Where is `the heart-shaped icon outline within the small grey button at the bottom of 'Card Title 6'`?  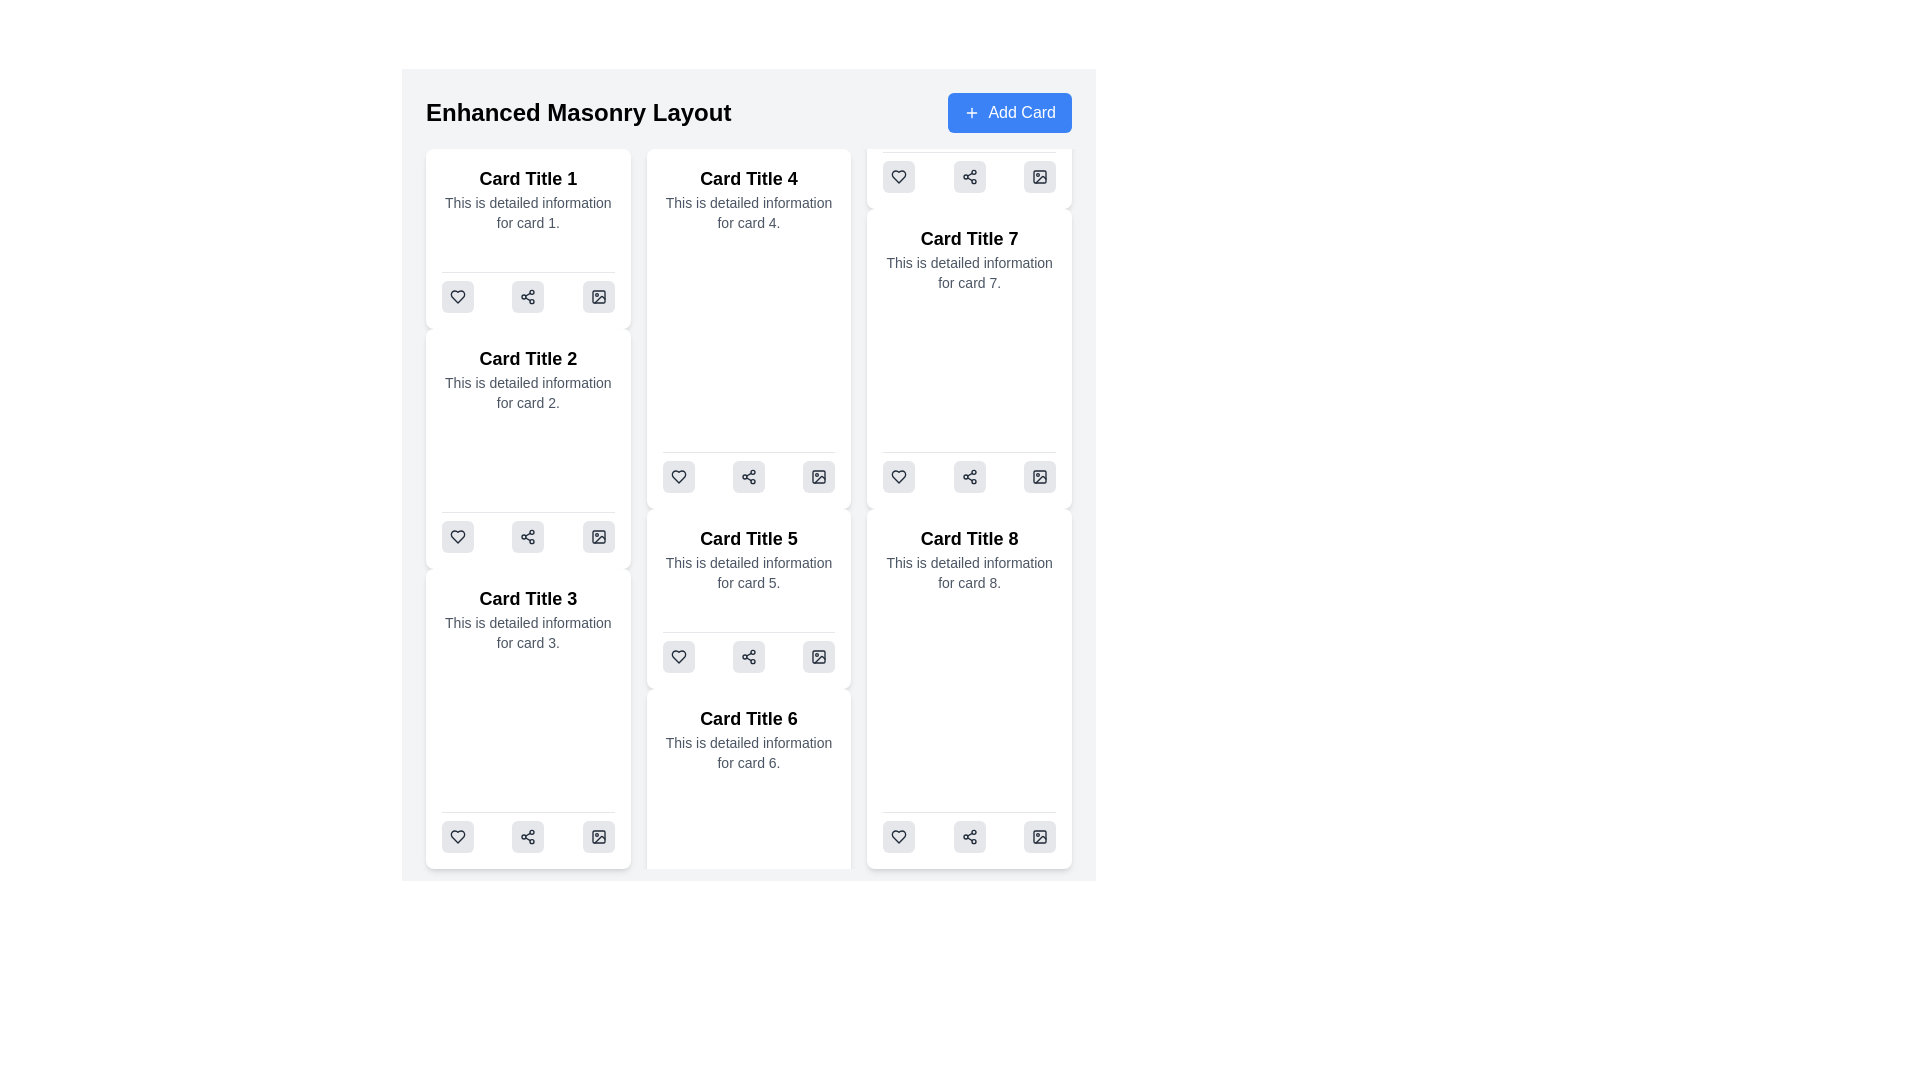
the heart-shaped icon outline within the small grey button at the bottom of 'Card Title 6' is located at coordinates (678, 656).